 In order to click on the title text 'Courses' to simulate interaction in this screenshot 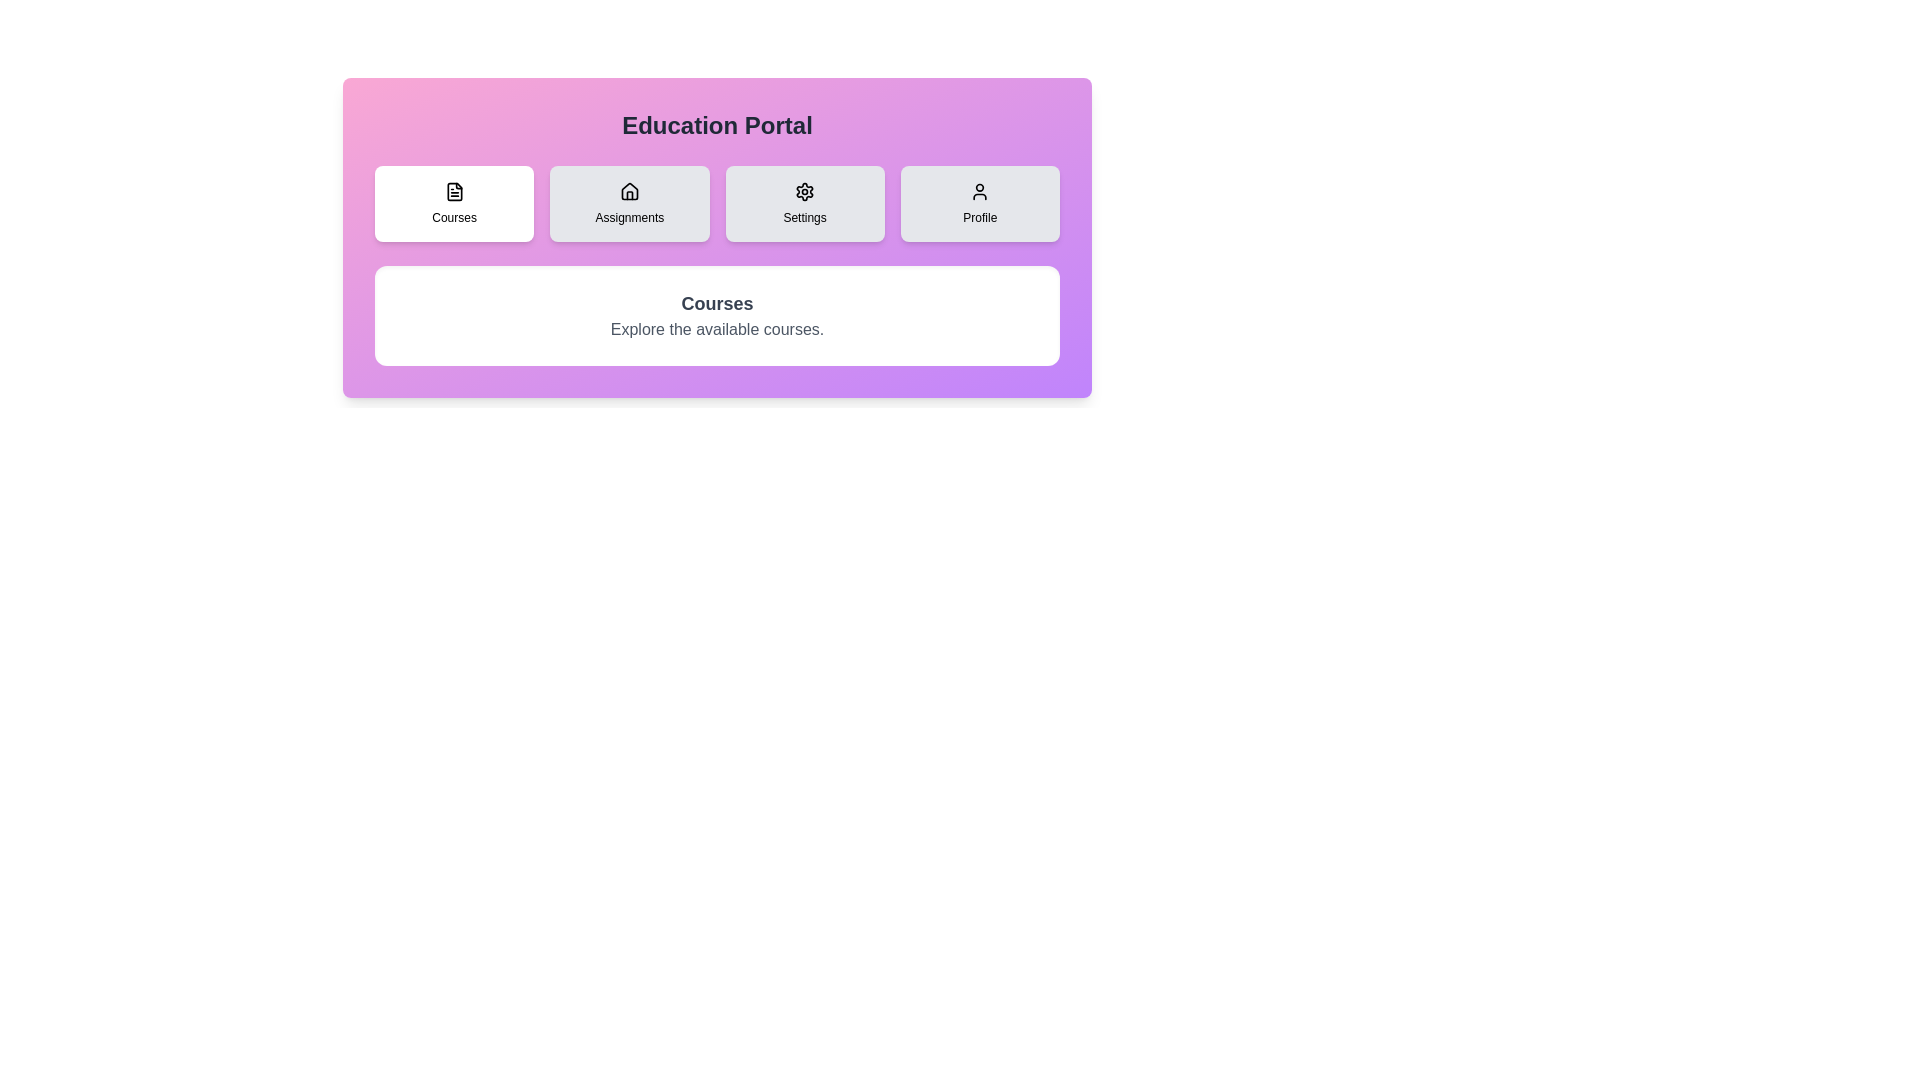, I will do `click(717, 304)`.